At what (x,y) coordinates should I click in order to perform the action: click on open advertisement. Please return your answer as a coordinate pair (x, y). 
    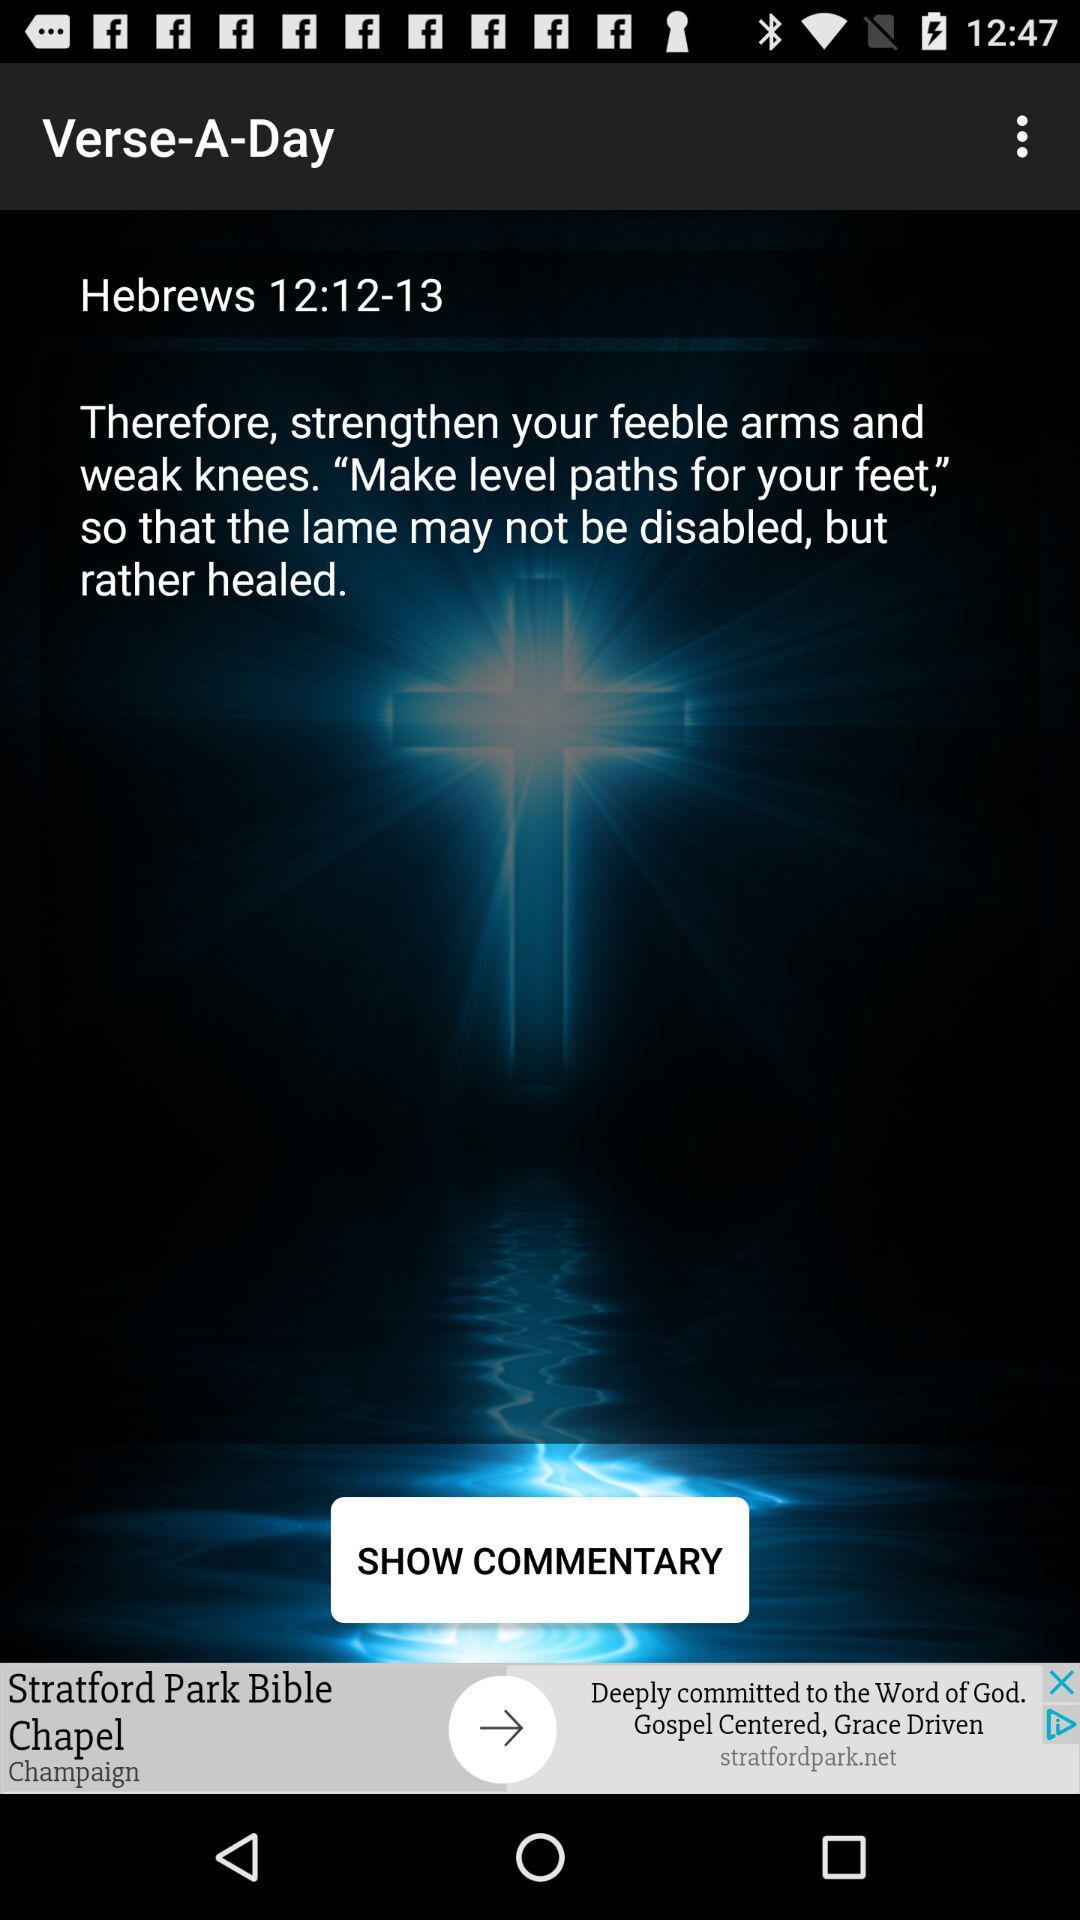
    Looking at the image, I should click on (540, 1727).